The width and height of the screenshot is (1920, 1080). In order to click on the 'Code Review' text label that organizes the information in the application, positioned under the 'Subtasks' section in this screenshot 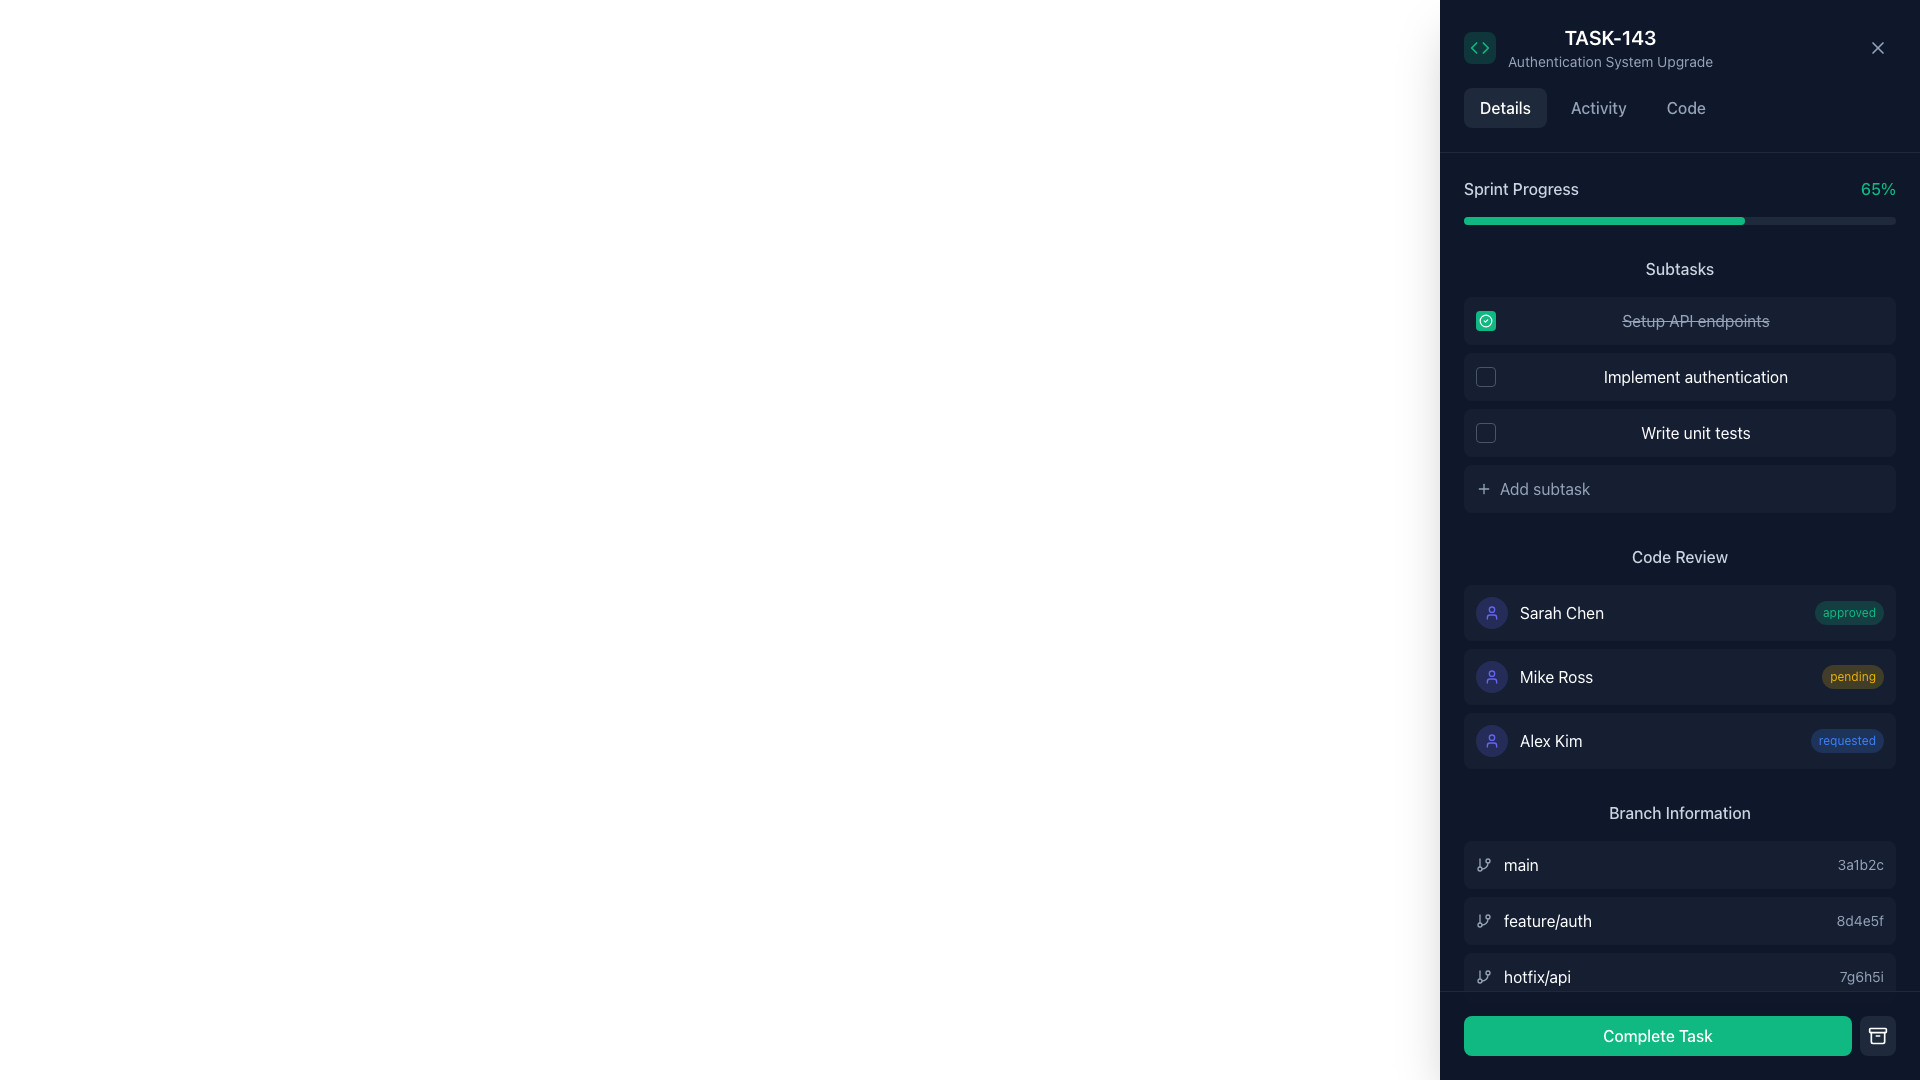, I will do `click(1680, 556)`.